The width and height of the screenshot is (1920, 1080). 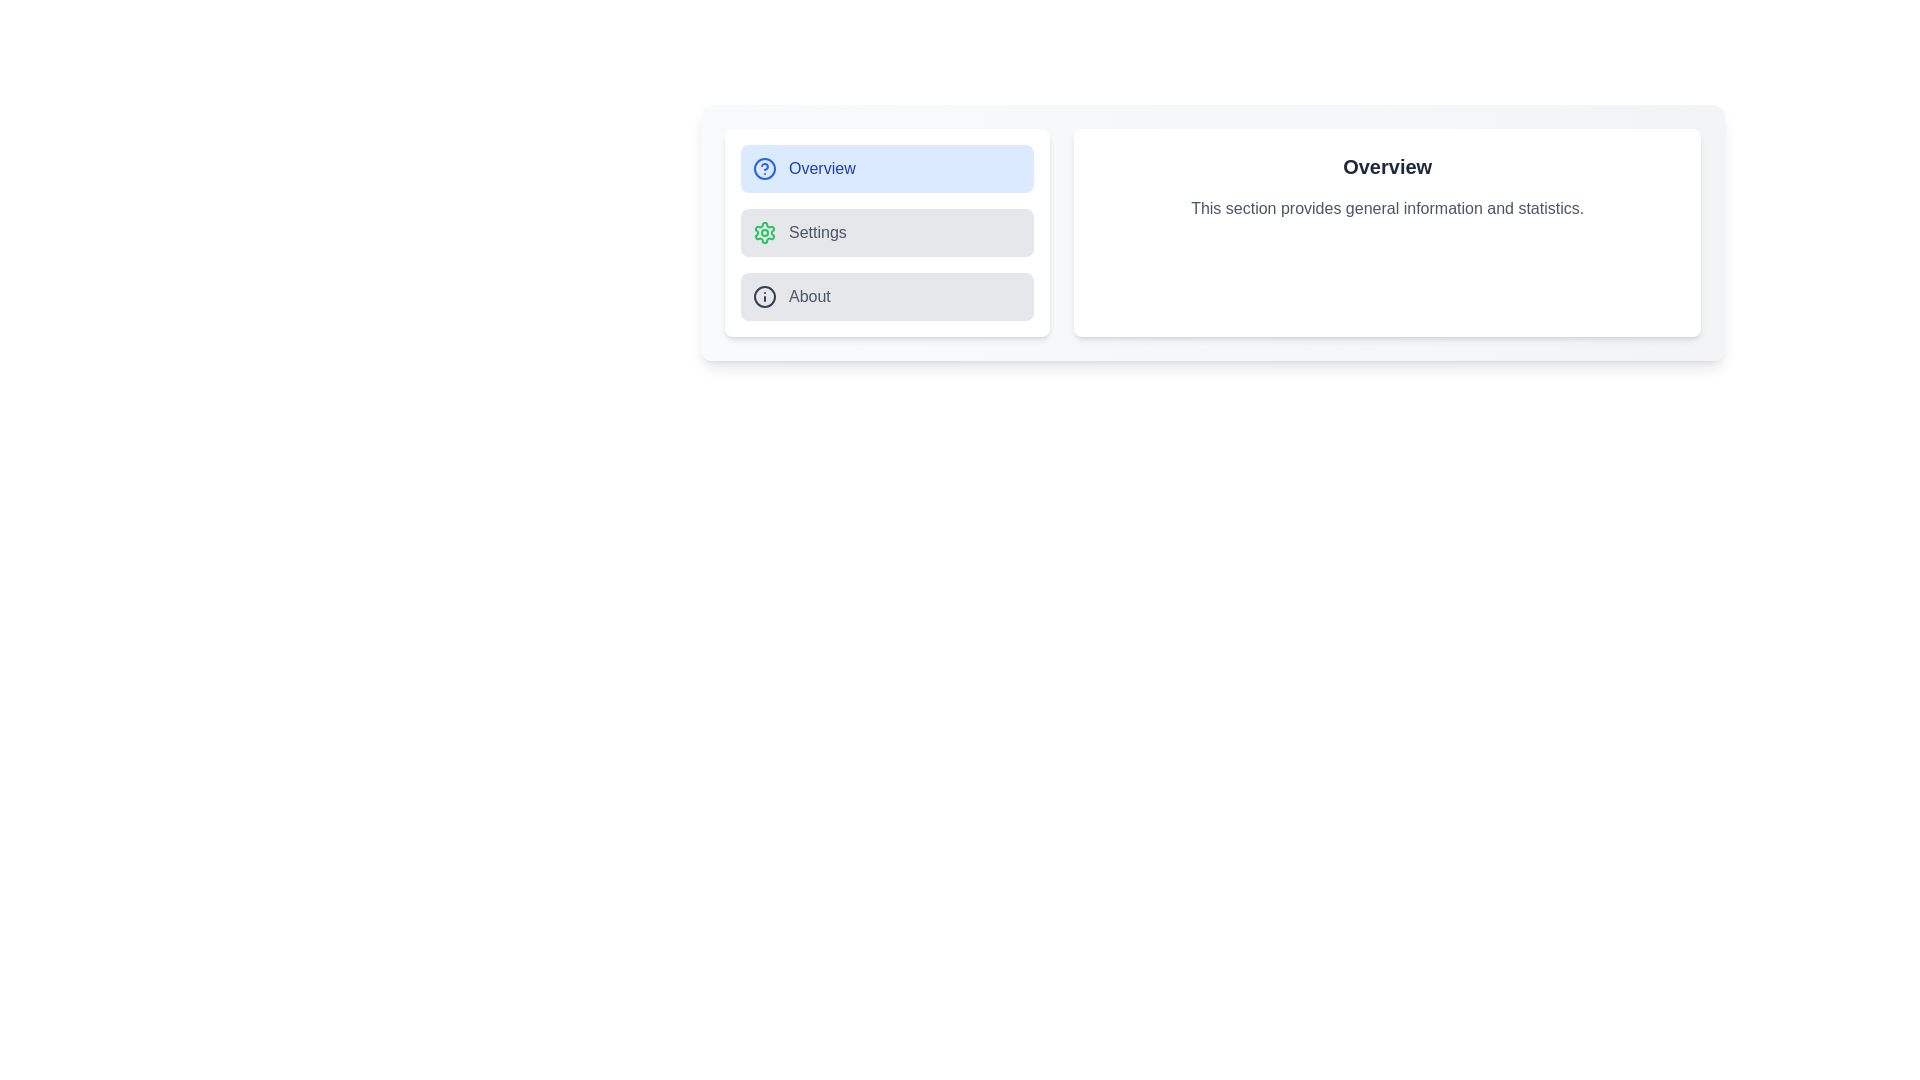 I want to click on the About tab from the sidebar, so click(x=886, y=297).